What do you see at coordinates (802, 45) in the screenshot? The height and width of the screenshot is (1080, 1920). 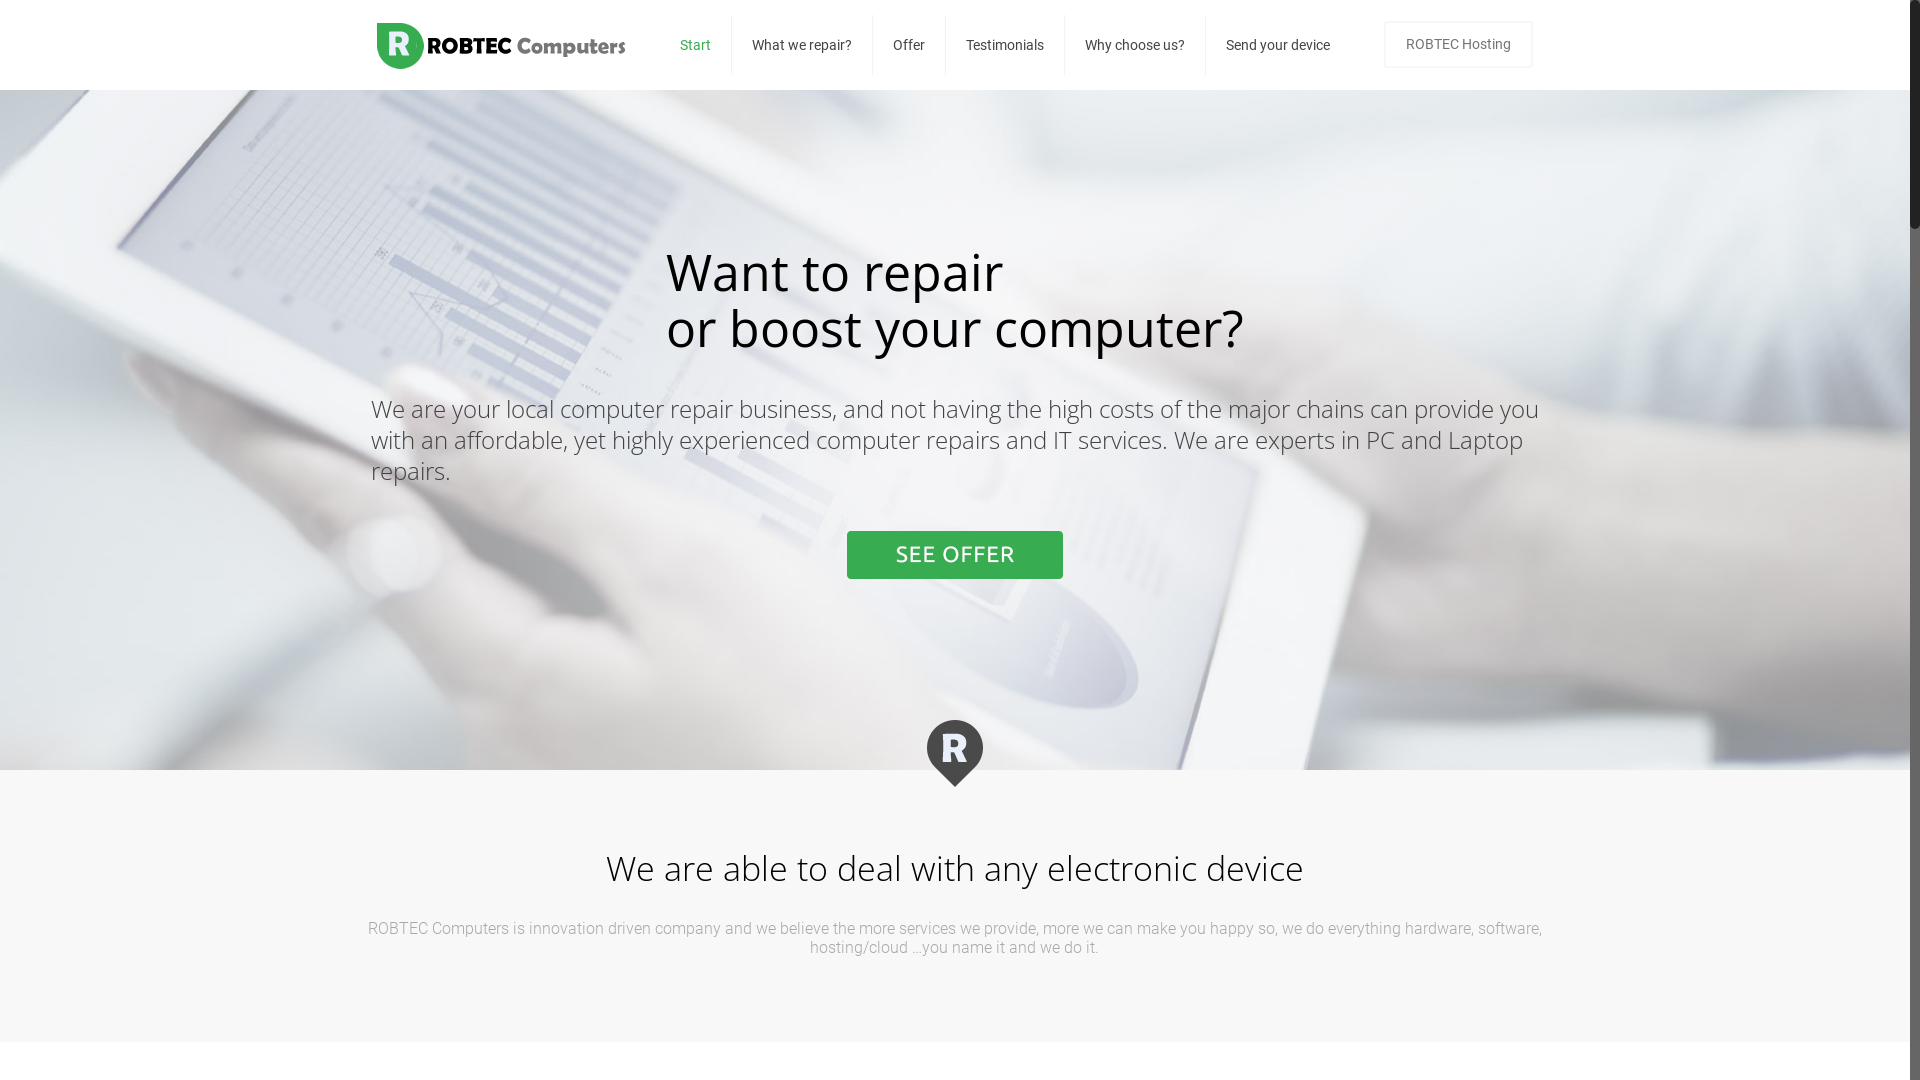 I see `'What we repair?'` at bounding box center [802, 45].